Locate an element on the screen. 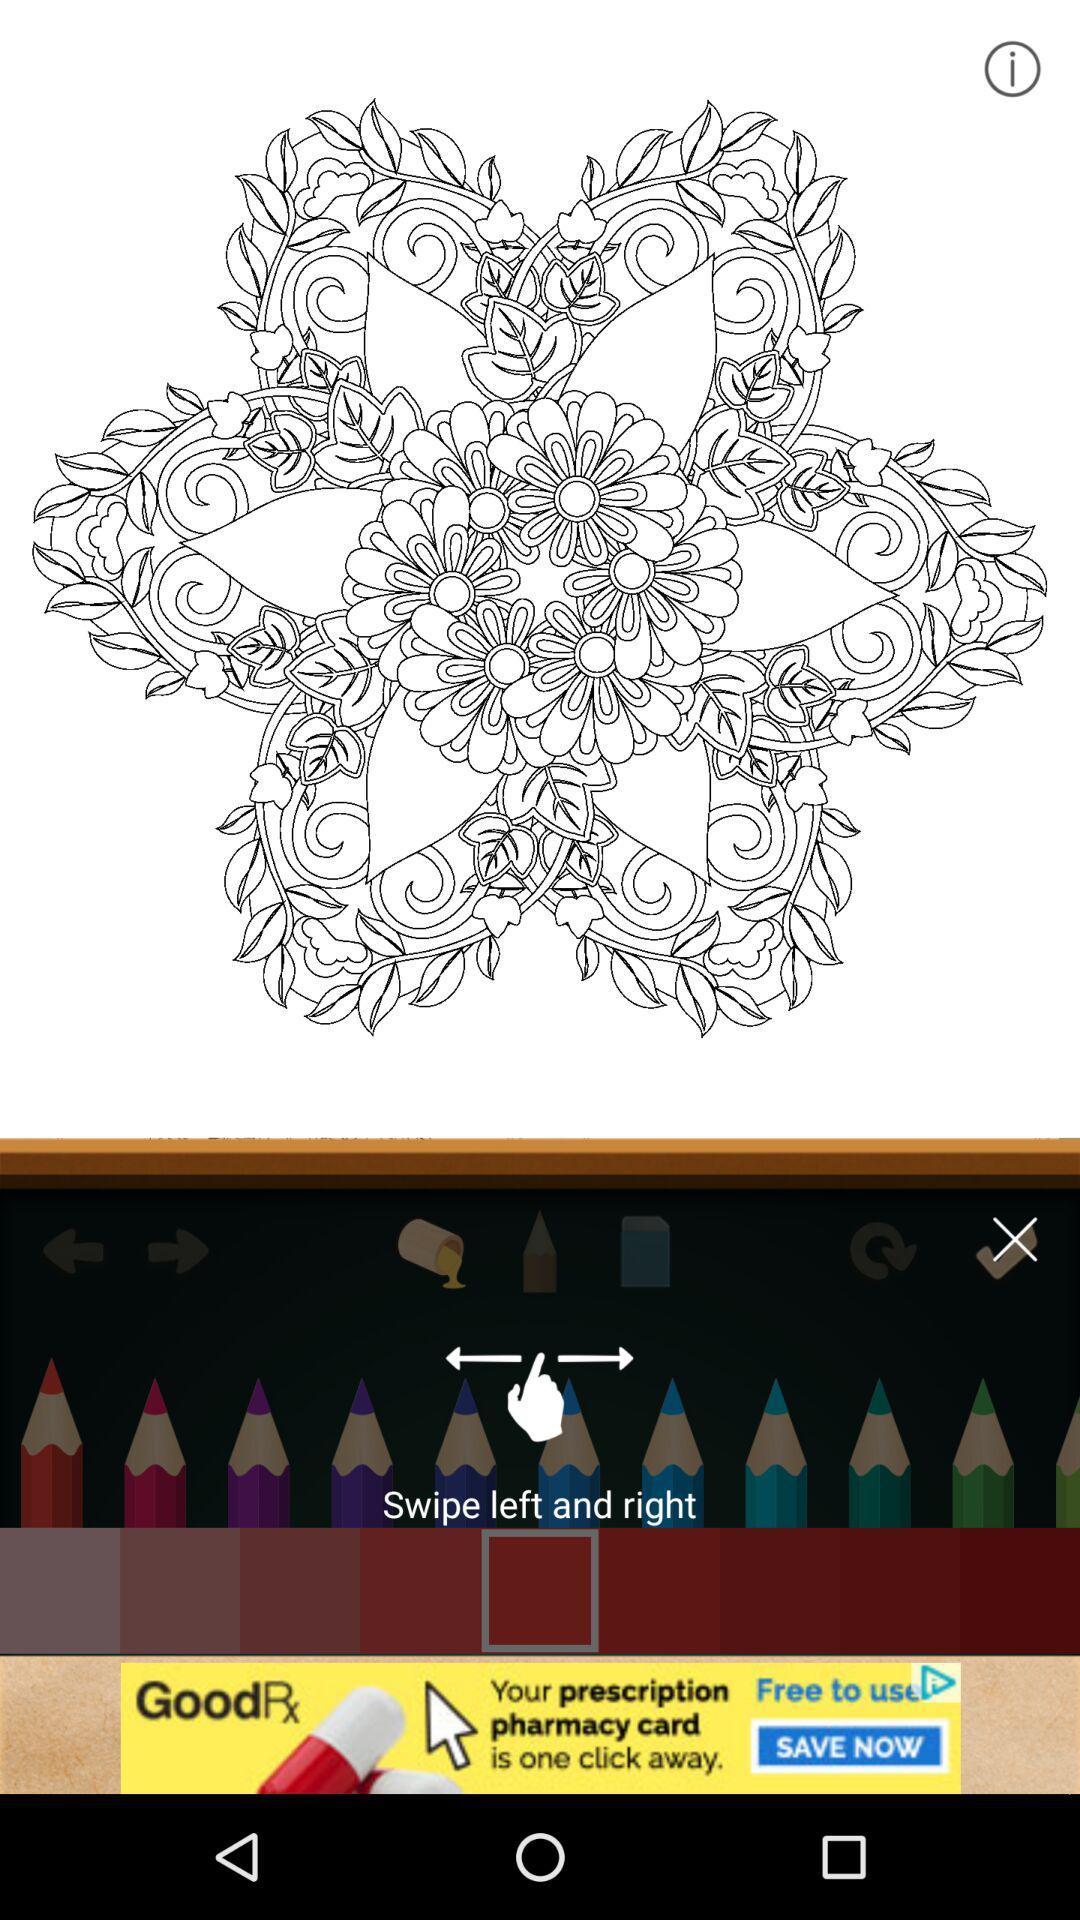 The width and height of the screenshot is (1080, 1920). the info icon is located at coordinates (1011, 68).